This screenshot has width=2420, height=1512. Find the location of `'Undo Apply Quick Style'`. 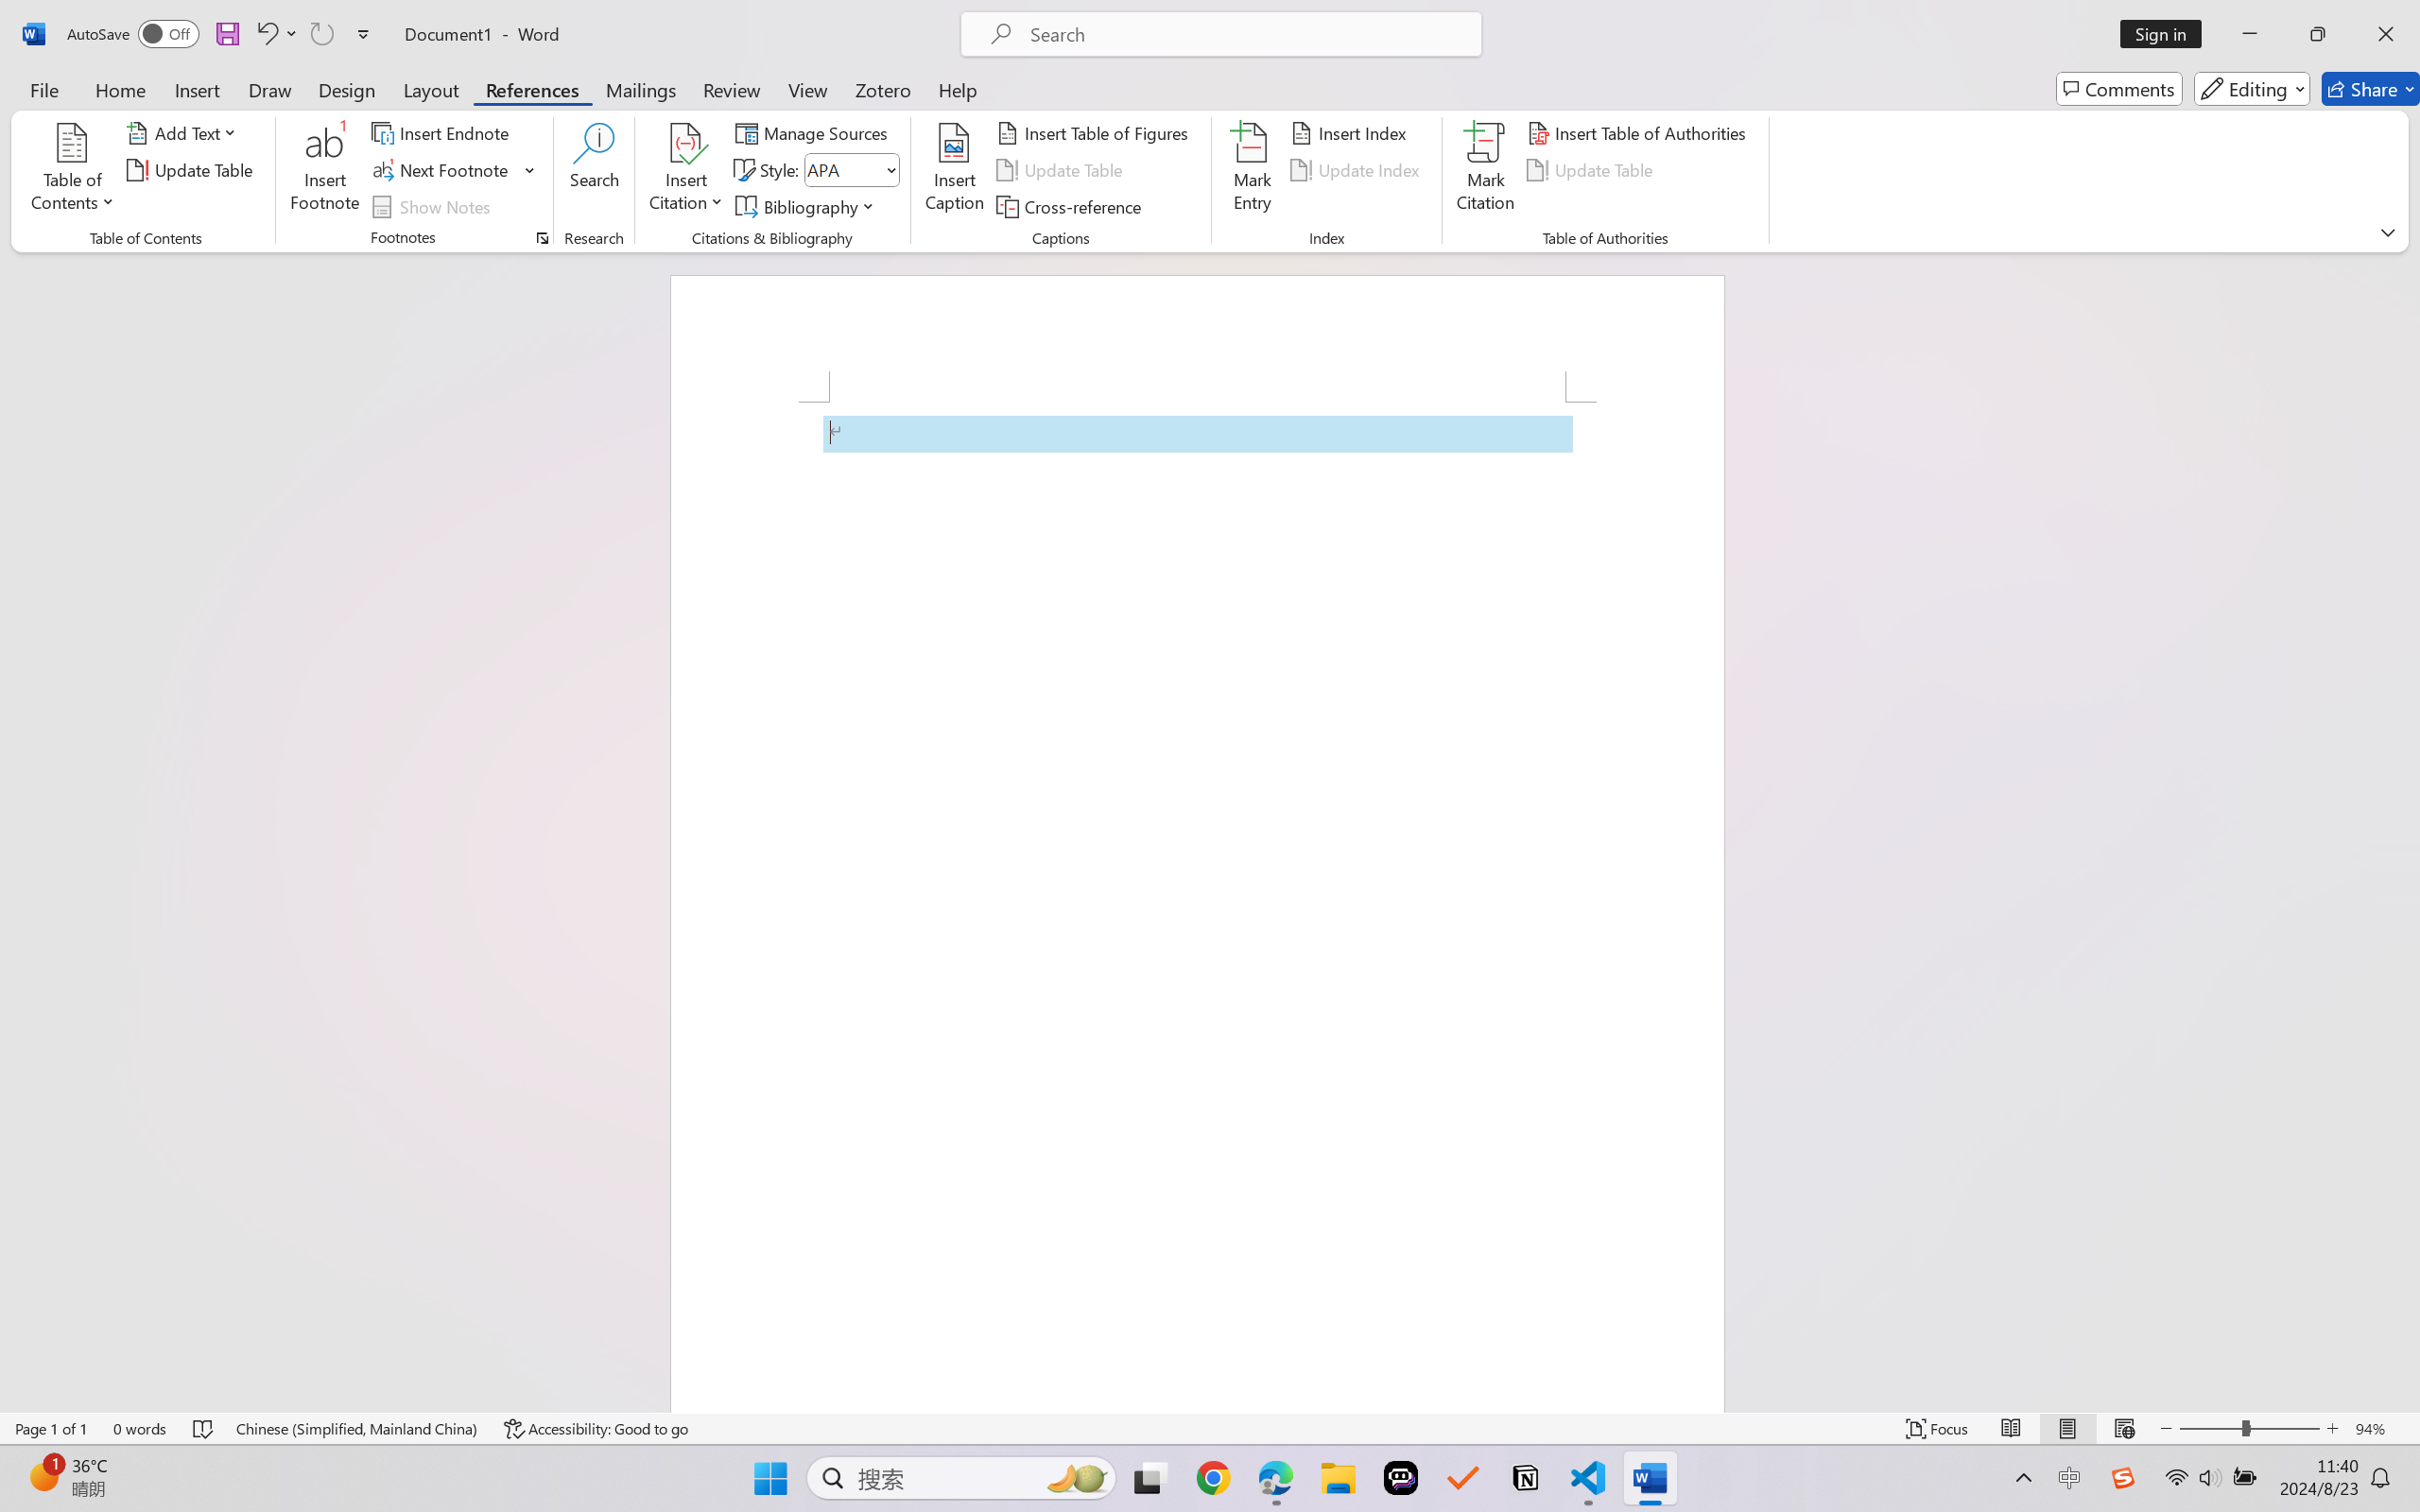

'Undo Apply Quick Style' is located at coordinates (274, 33).